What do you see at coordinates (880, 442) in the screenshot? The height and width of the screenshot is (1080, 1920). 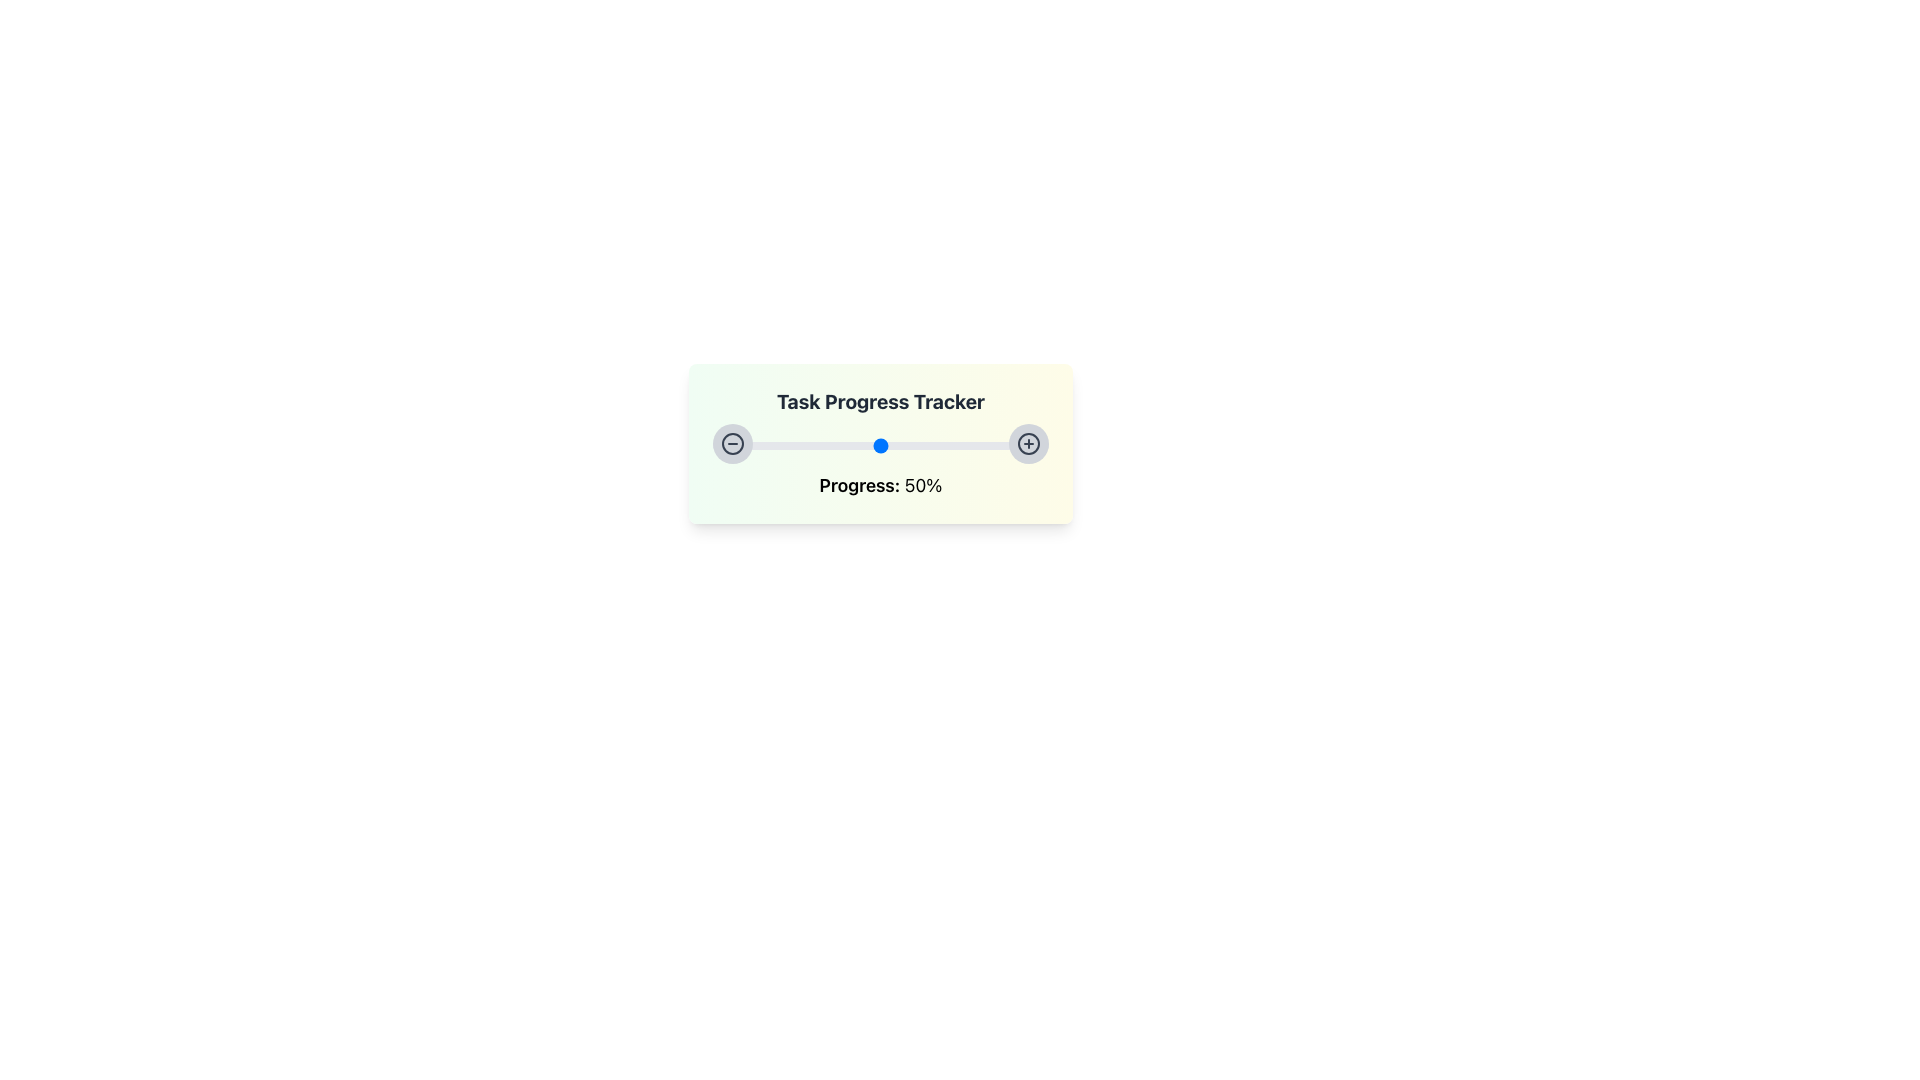 I see `the Progress Tracker widget, which features a gradient background and displays 'Task Progress Tracker' and 'Progress: 50%'` at bounding box center [880, 442].